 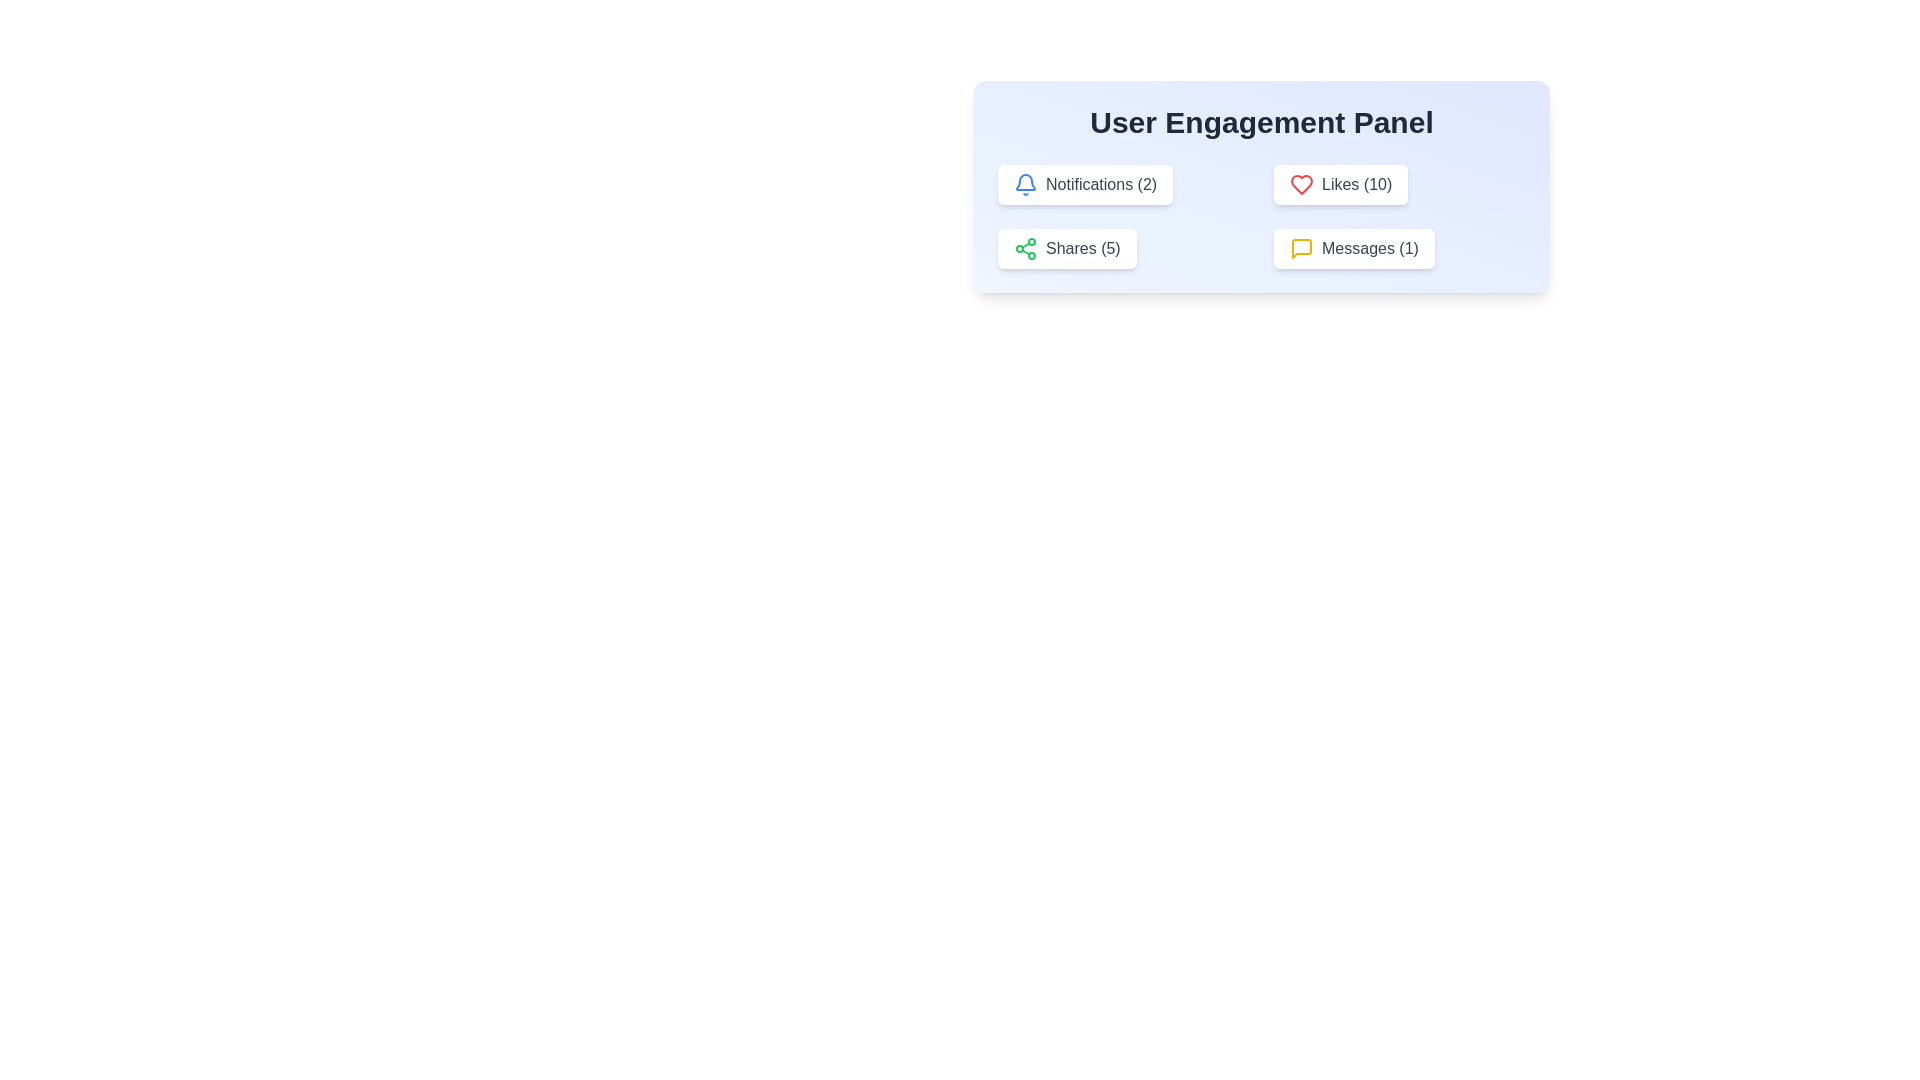 What do you see at coordinates (1084, 185) in the screenshot?
I see `the button labeled 'Notifications (2)' with a bell icon` at bounding box center [1084, 185].